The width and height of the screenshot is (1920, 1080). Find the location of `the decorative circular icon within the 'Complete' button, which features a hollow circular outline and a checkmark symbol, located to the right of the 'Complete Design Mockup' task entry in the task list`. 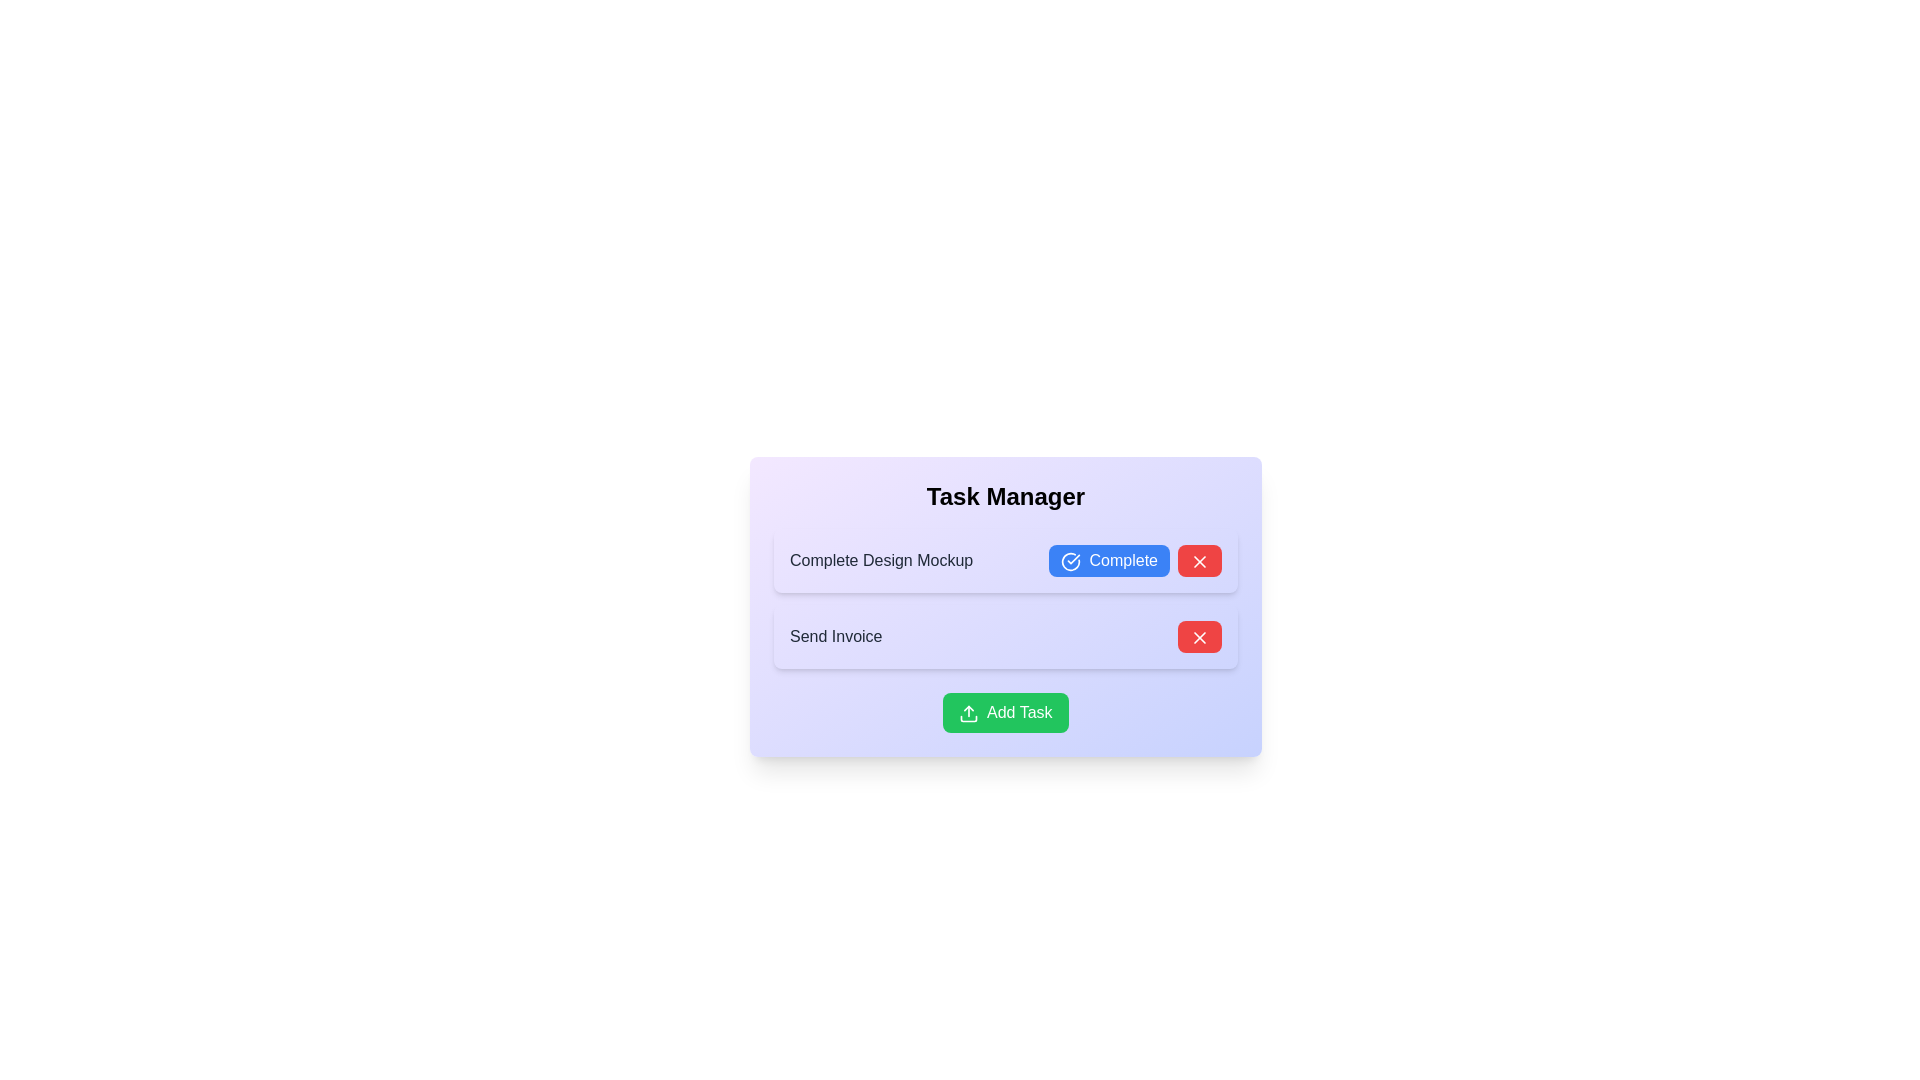

the decorative circular icon within the 'Complete' button, which features a hollow circular outline and a checkmark symbol, located to the right of the 'Complete Design Mockup' task entry in the task list is located at coordinates (1070, 561).